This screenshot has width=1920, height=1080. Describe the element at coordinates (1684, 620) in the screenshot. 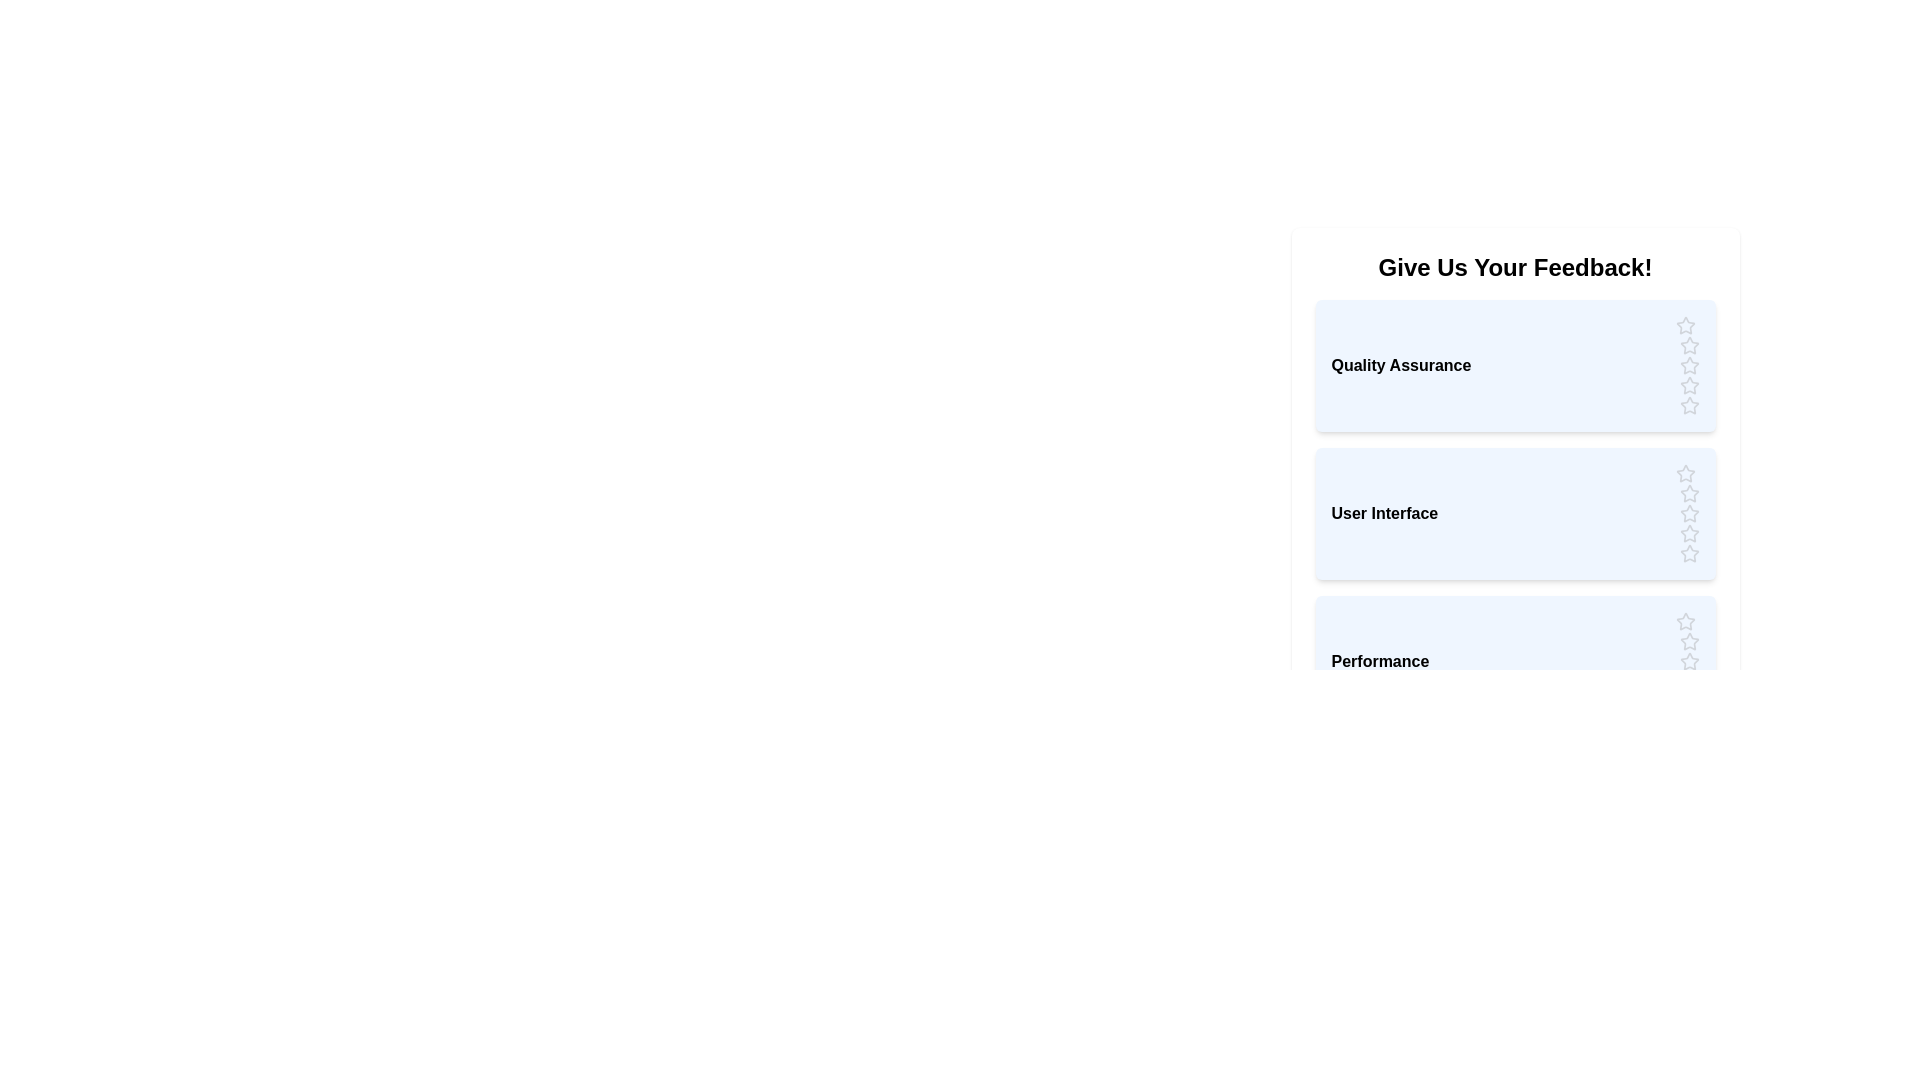

I see `the rating for the category 'Performance' to 1 stars` at that location.